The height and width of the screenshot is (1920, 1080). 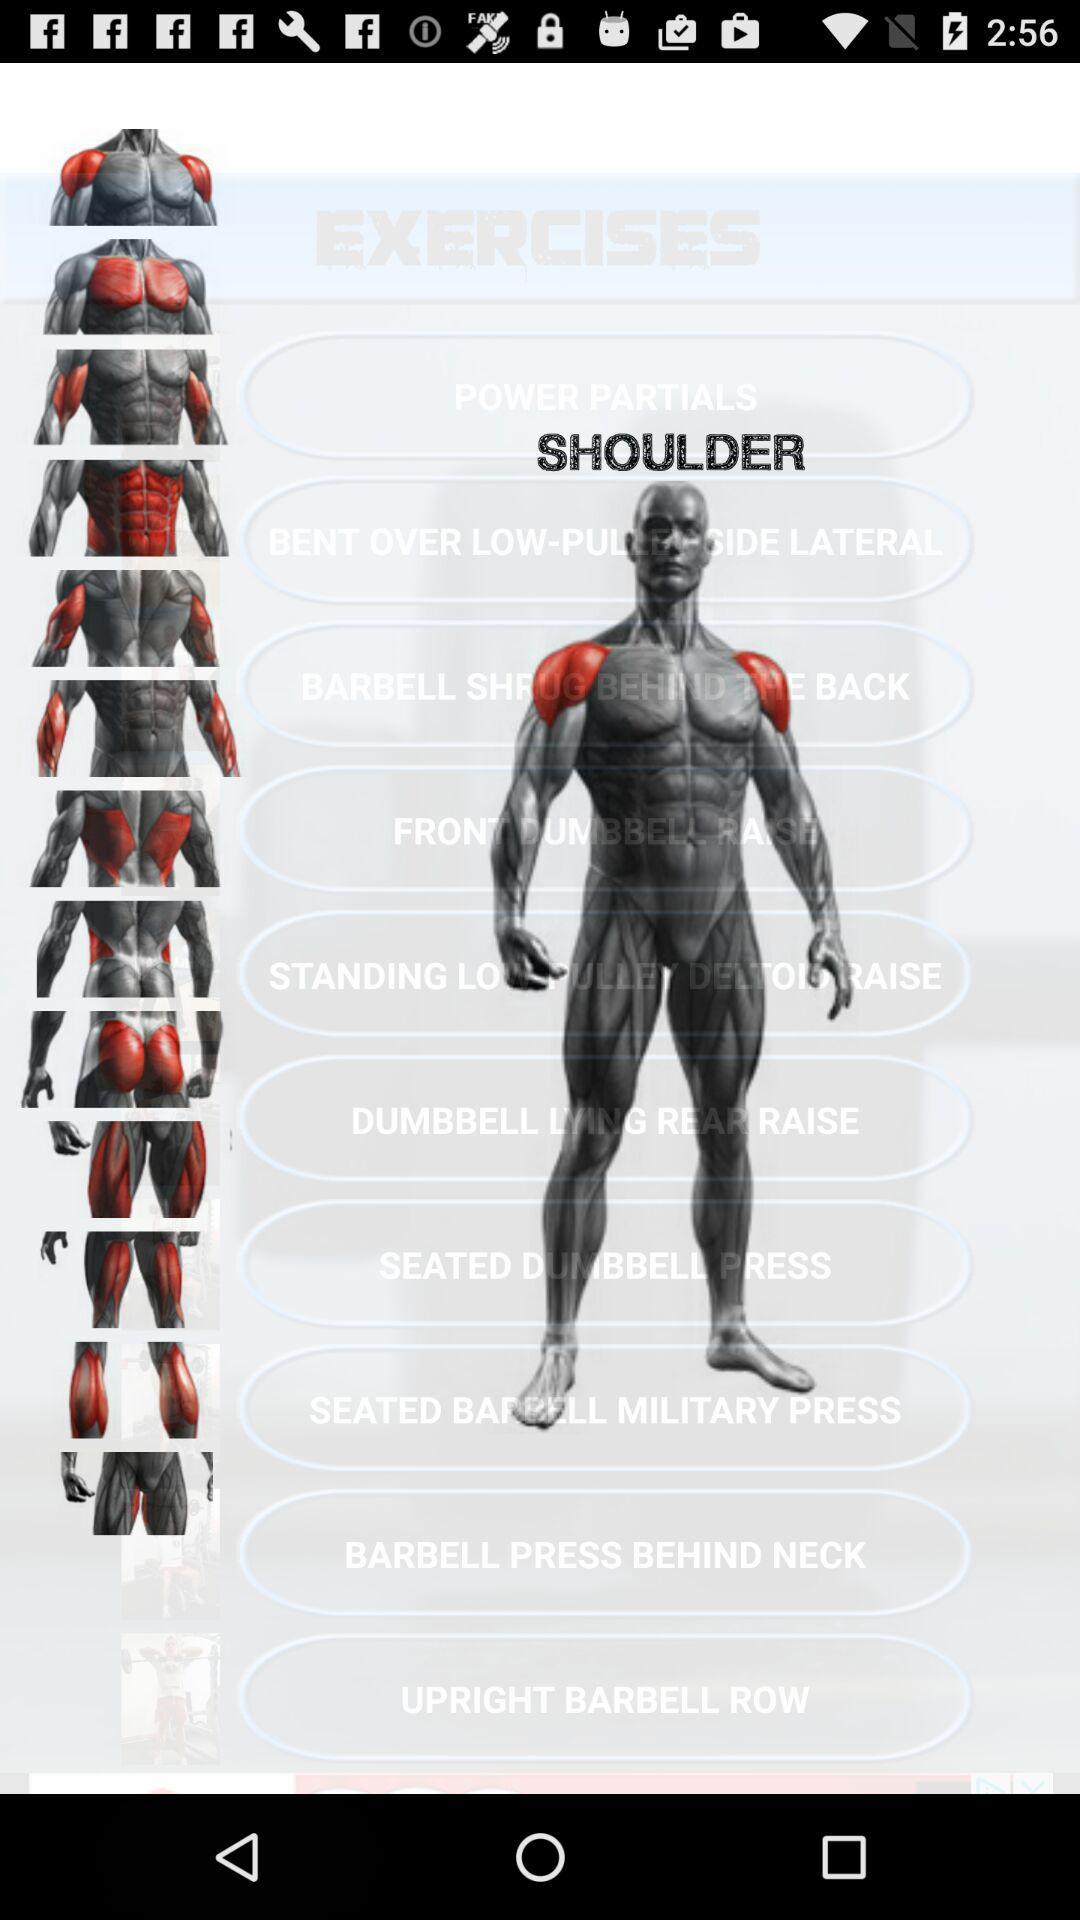 I want to click on show muscle category, so click(x=131, y=720).